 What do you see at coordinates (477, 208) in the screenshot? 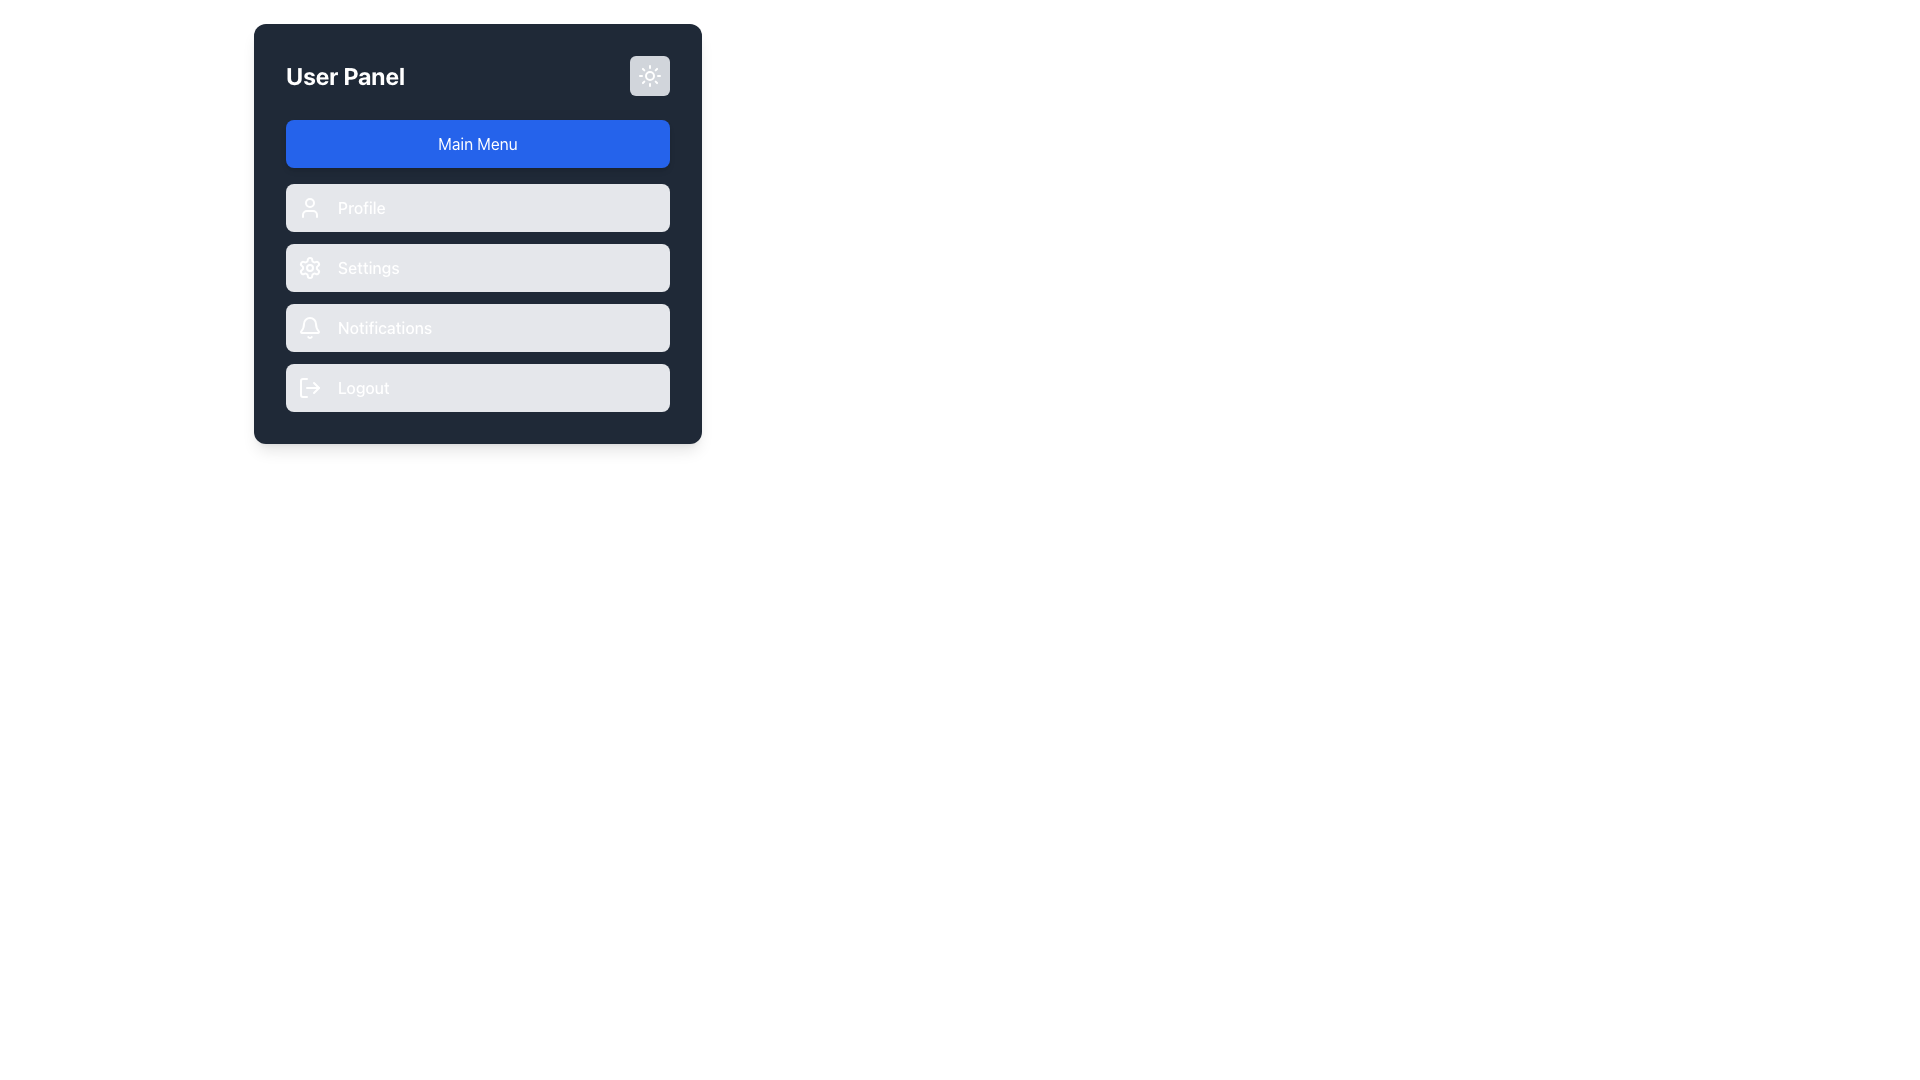
I see `the 'Profile' menu button located directly below the 'Main Menu' button in the 'User Panel' interface` at bounding box center [477, 208].